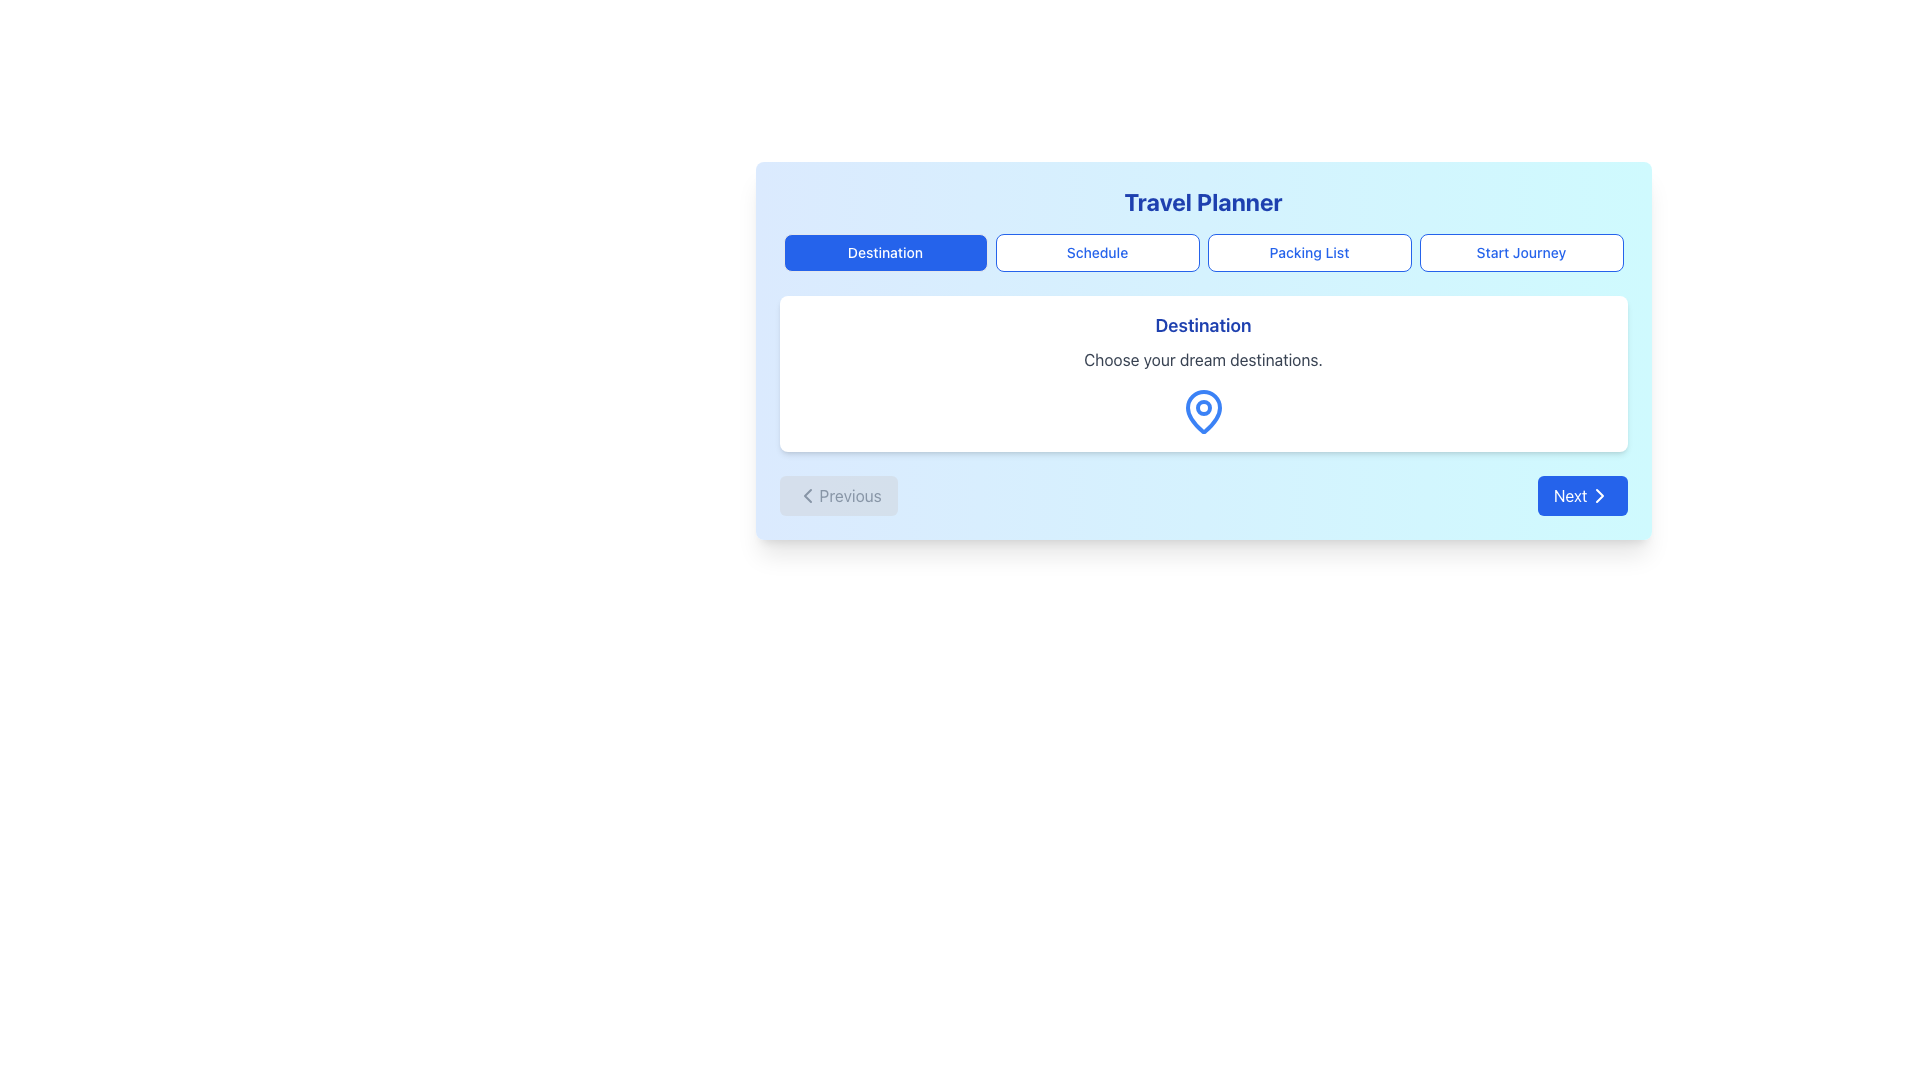  What do you see at coordinates (1520, 252) in the screenshot?
I see `the 'Start Journey' button, which is the fourth button in the horizontal navigation row of the Travel Planner interface, featuring a white background, blue border, and centered blue text` at bounding box center [1520, 252].